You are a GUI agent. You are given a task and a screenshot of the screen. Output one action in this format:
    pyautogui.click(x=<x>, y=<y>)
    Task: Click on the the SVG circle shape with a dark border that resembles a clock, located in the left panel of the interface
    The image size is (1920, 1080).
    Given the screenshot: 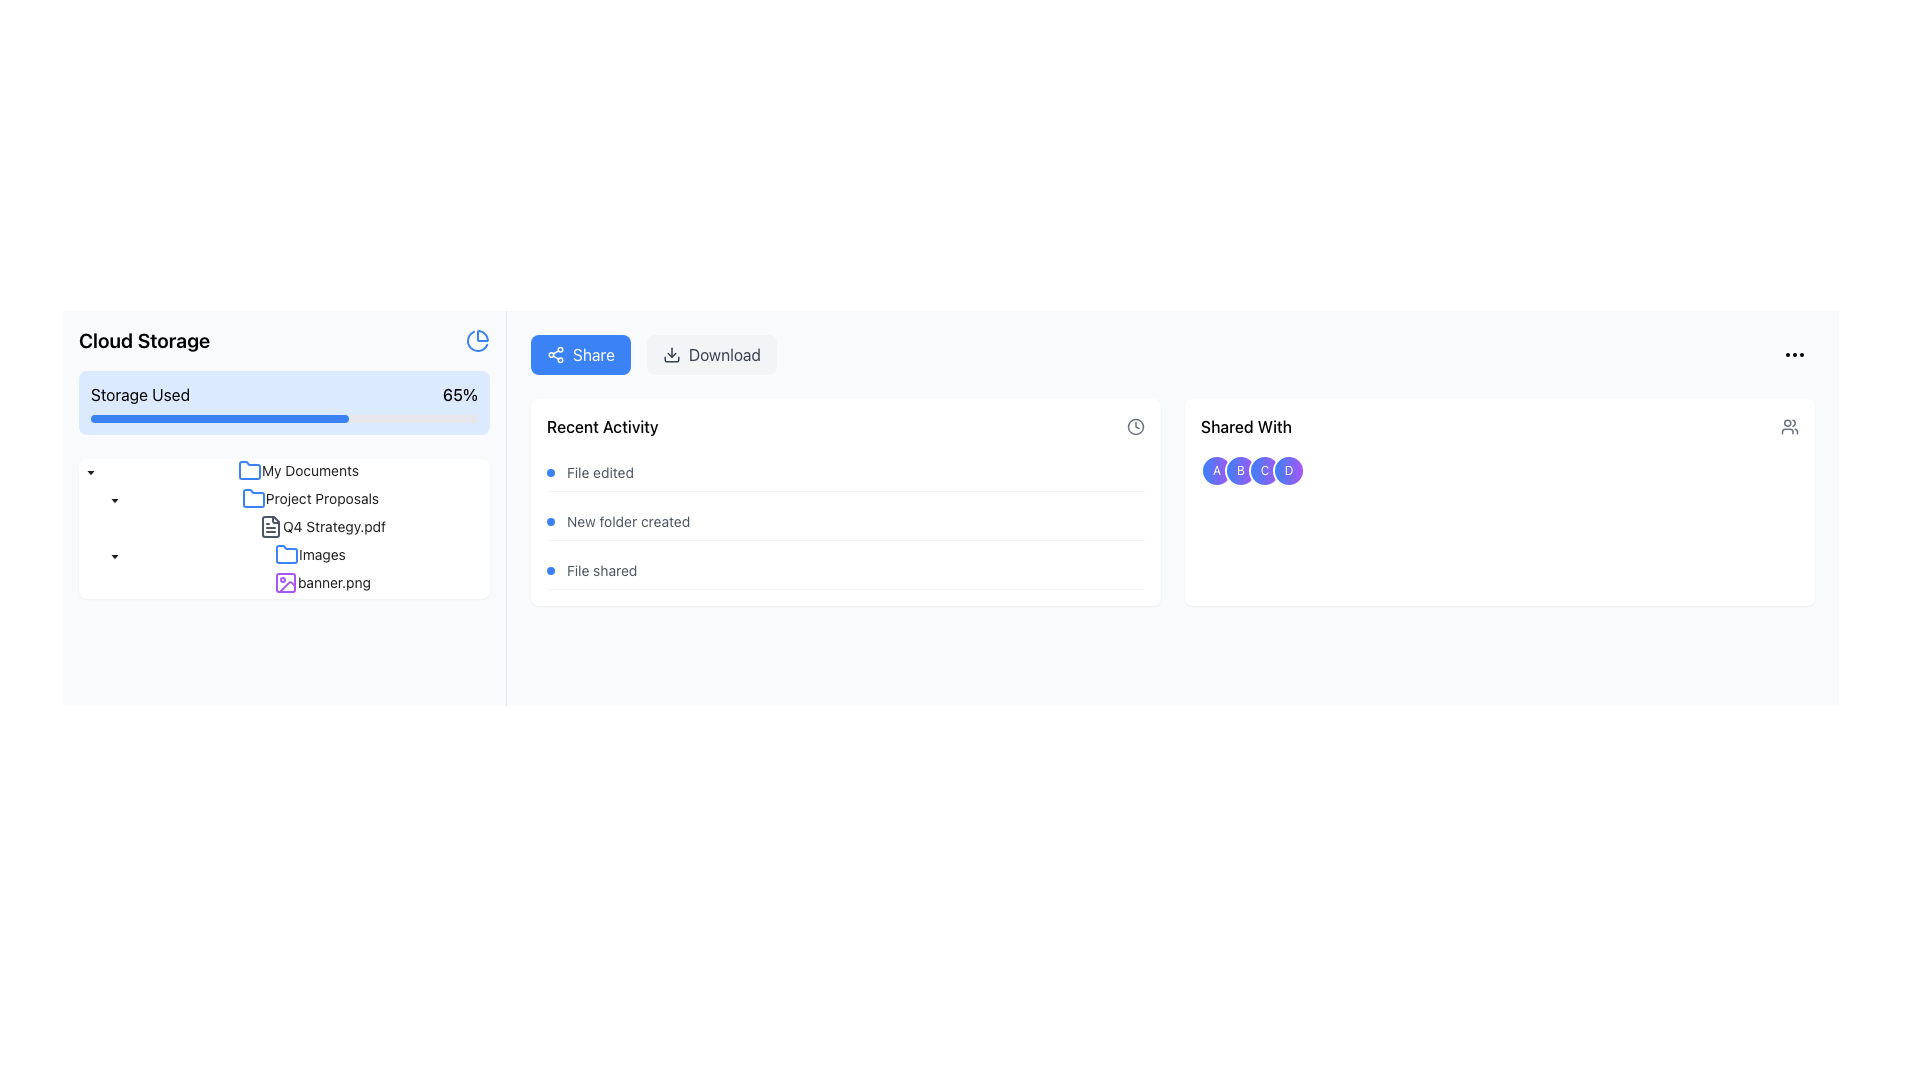 What is the action you would take?
    pyautogui.click(x=1136, y=426)
    